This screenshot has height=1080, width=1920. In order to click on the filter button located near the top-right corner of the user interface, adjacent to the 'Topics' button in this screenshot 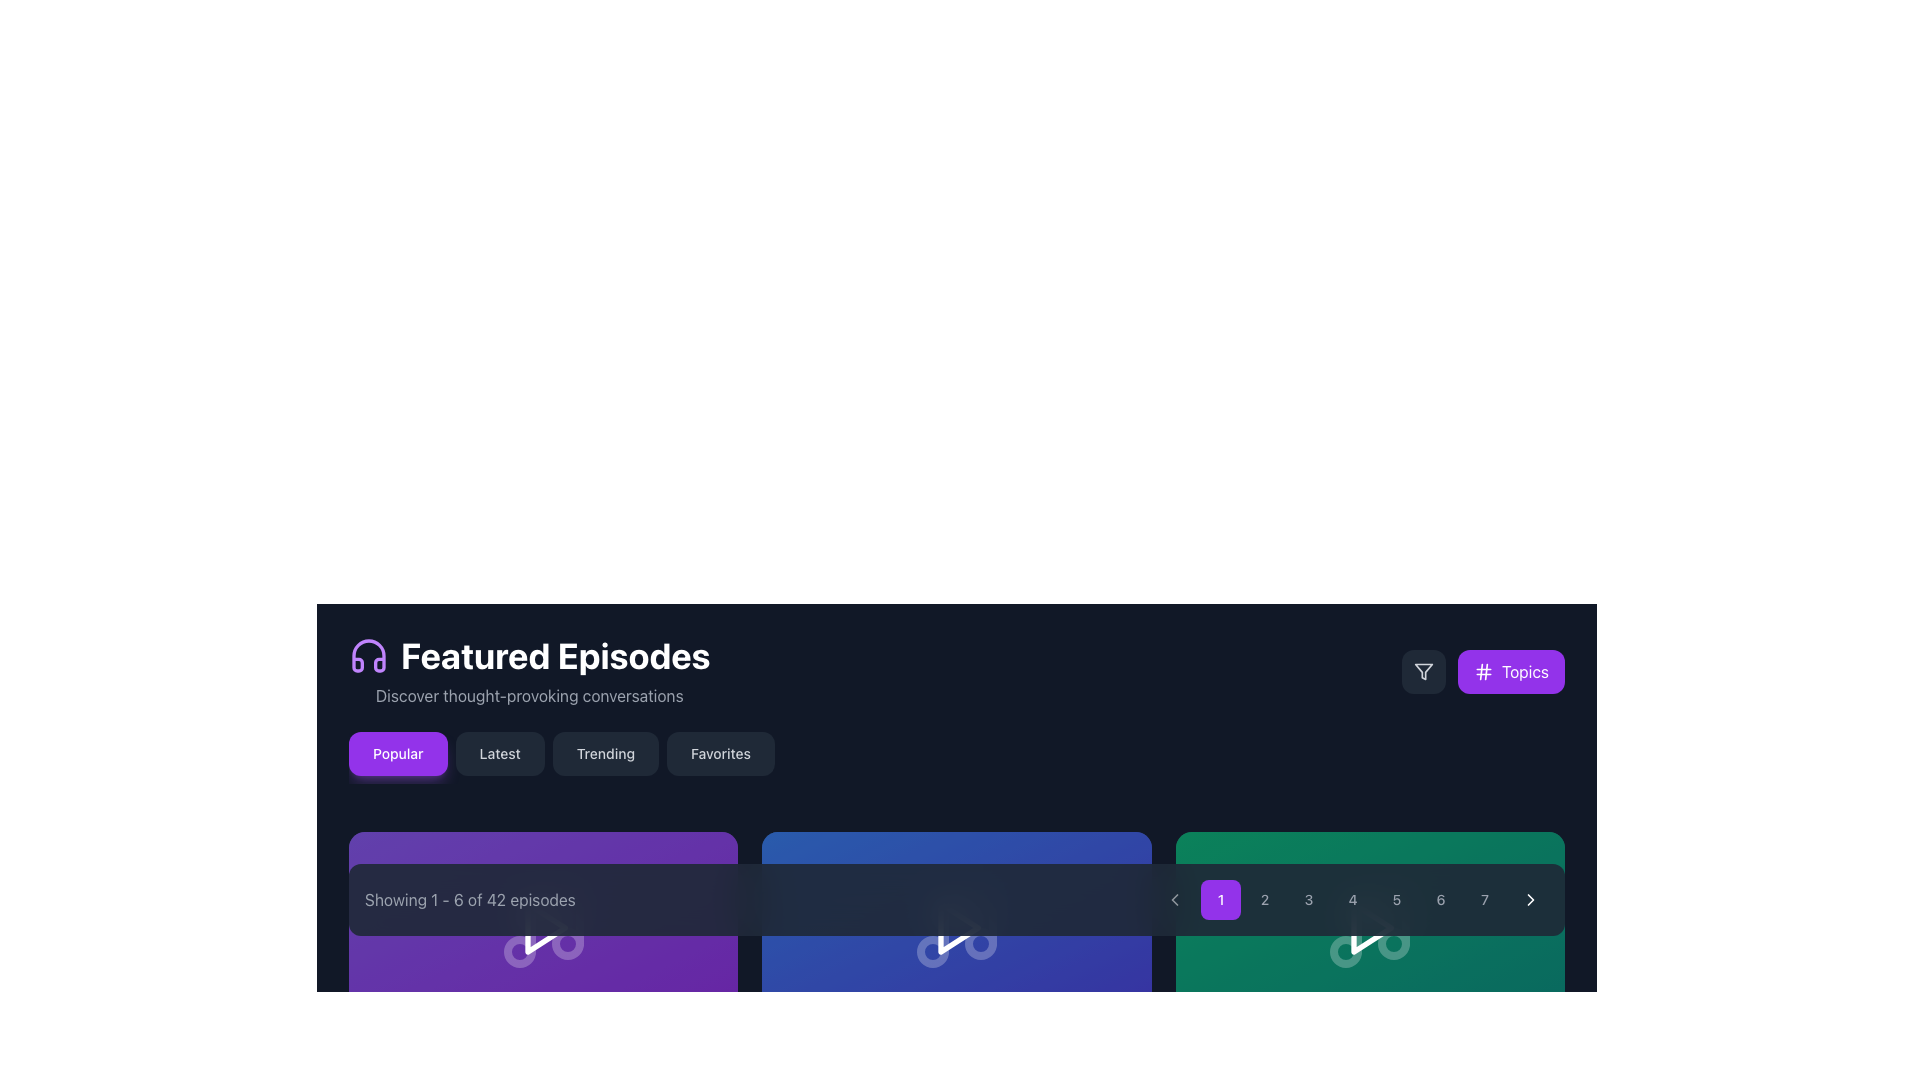, I will do `click(1422, 671)`.